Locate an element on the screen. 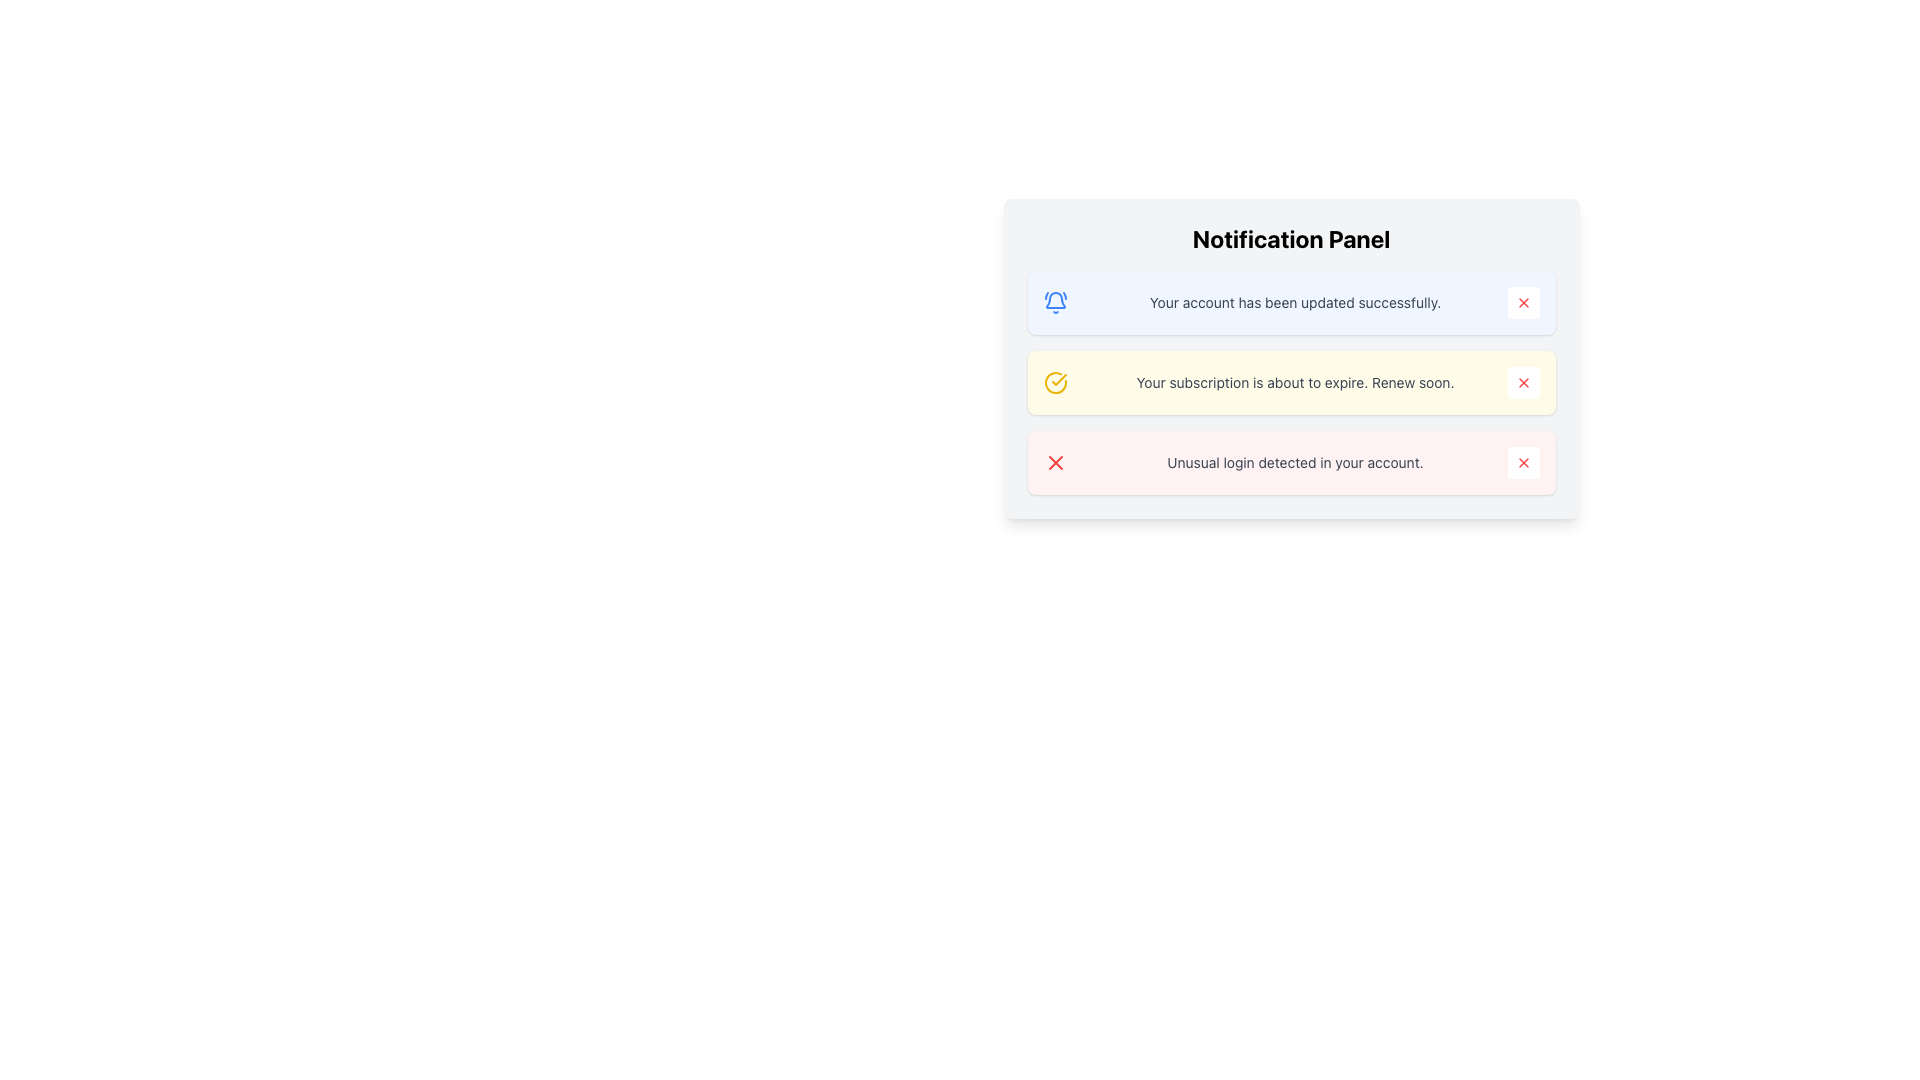  the bold and large-texted heading displaying 'Notification Panel' to focus on it is located at coordinates (1291, 238).